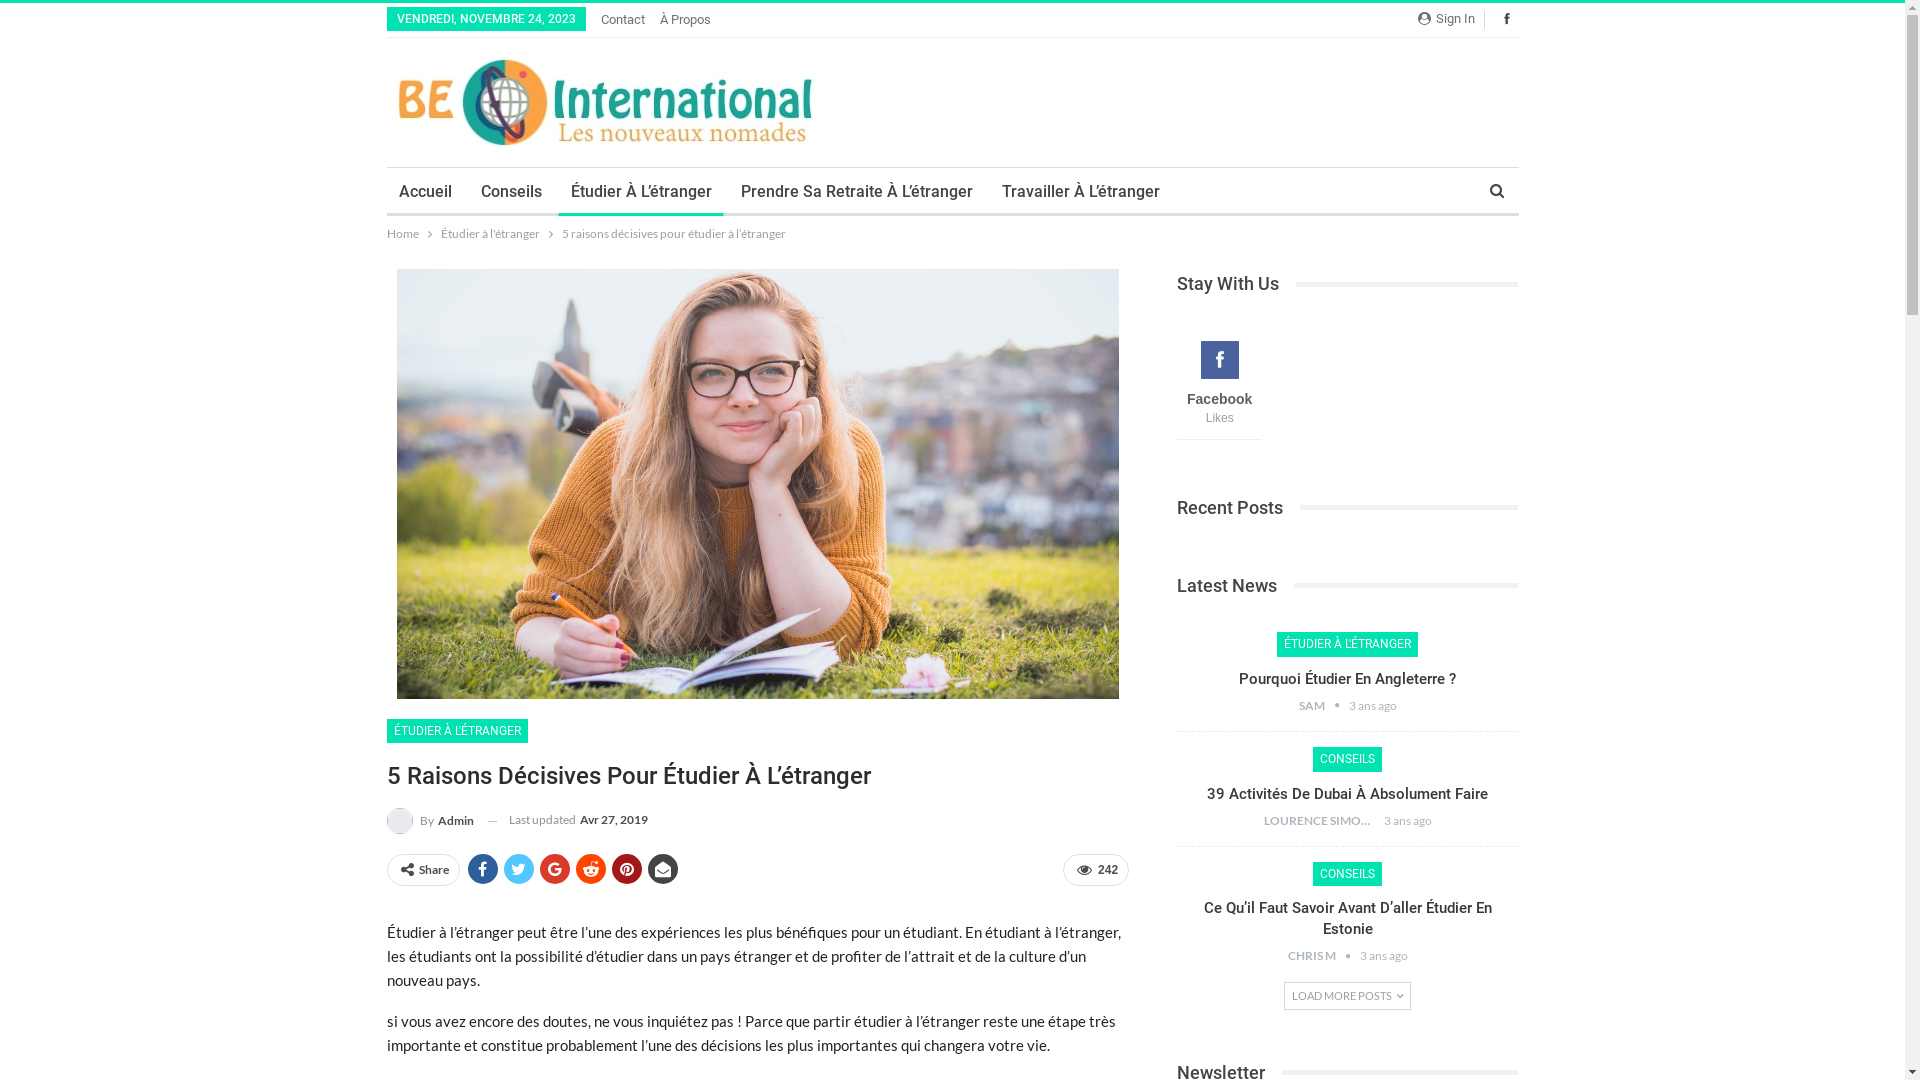 This screenshot has height=1080, width=1920. What do you see at coordinates (1324, 820) in the screenshot?
I see `'LOURENCE SIMOE'` at bounding box center [1324, 820].